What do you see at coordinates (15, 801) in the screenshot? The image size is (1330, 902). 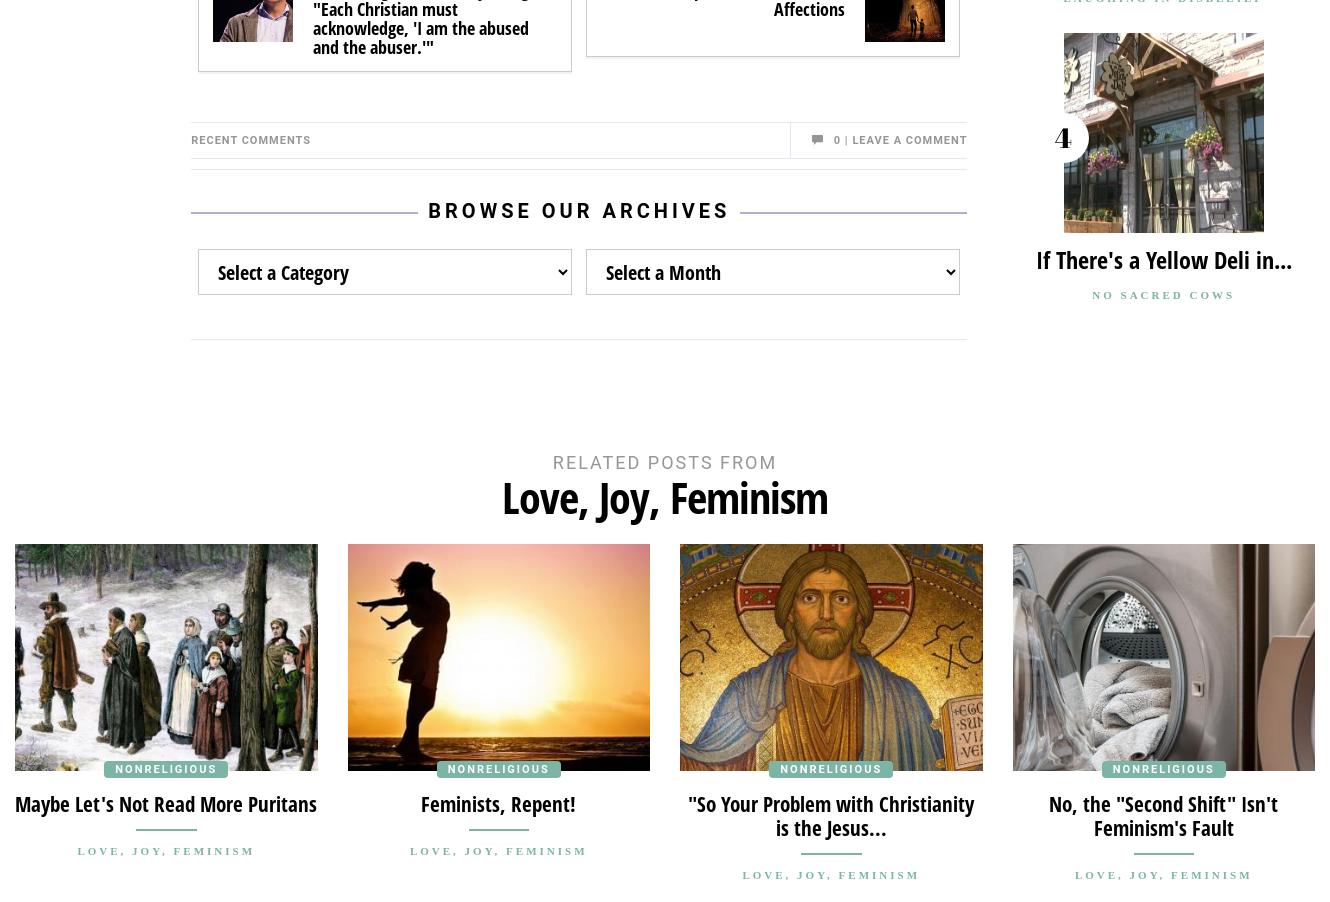 I see `'Maybe Let's Not Read More Puritans'` at bounding box center [15, 801].